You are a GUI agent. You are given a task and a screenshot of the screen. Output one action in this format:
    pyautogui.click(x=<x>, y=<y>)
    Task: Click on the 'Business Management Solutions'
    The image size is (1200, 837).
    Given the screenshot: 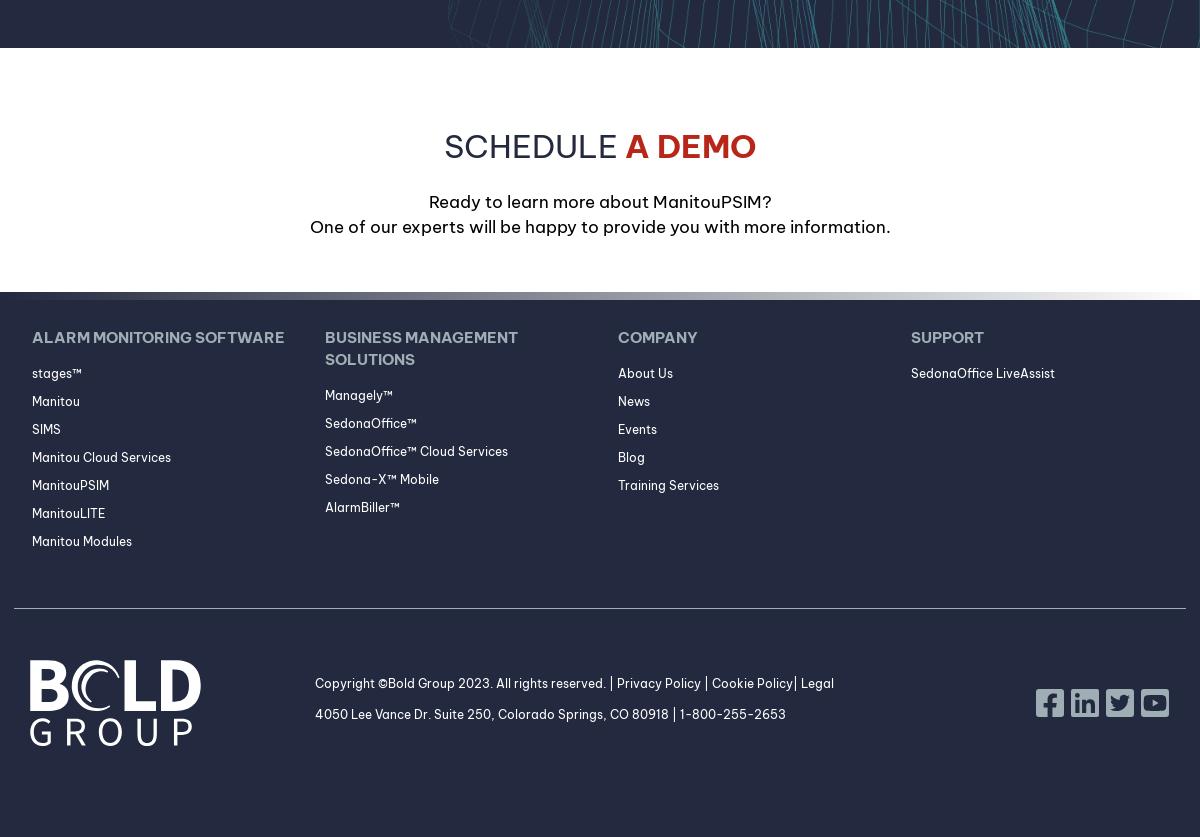 What is the action you would take?
    pyautogui.click(x=420, y=348)
    